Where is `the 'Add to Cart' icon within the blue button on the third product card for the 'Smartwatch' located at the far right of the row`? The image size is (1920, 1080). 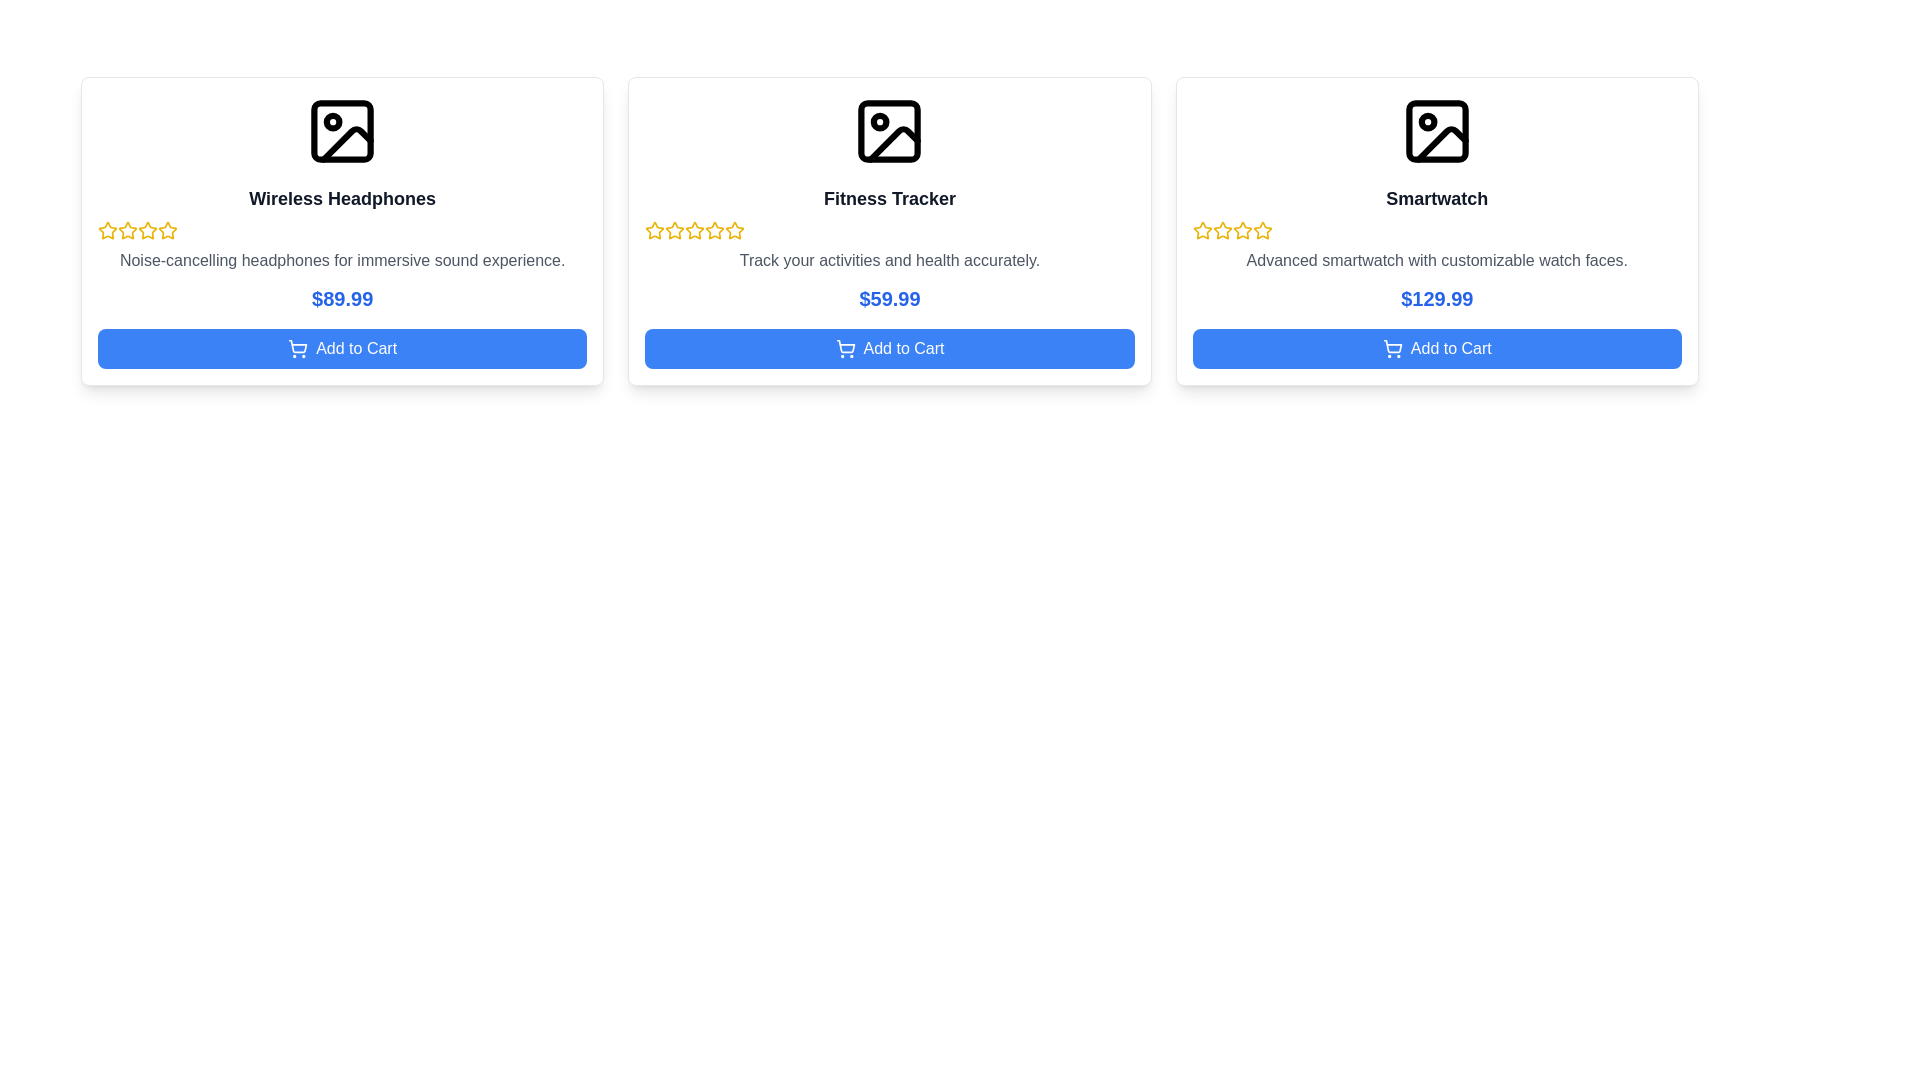 the 'Add to Cart' icon within the blue button on the third product card for the 'Smartwatch' located at the far right of the row is located at coordinates (1391, 345).